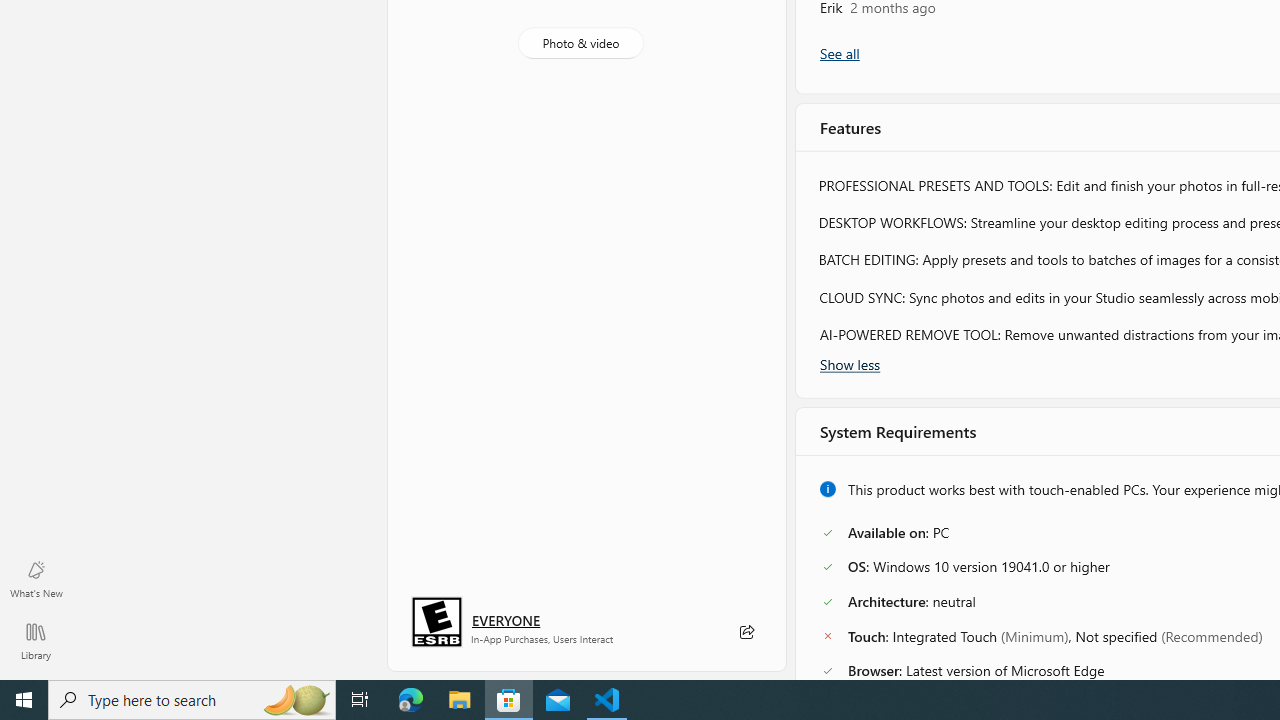  What do you see at coordinates (745, 632) in the screenshot?
I see `'Share'` at bounding box center [745, 632].